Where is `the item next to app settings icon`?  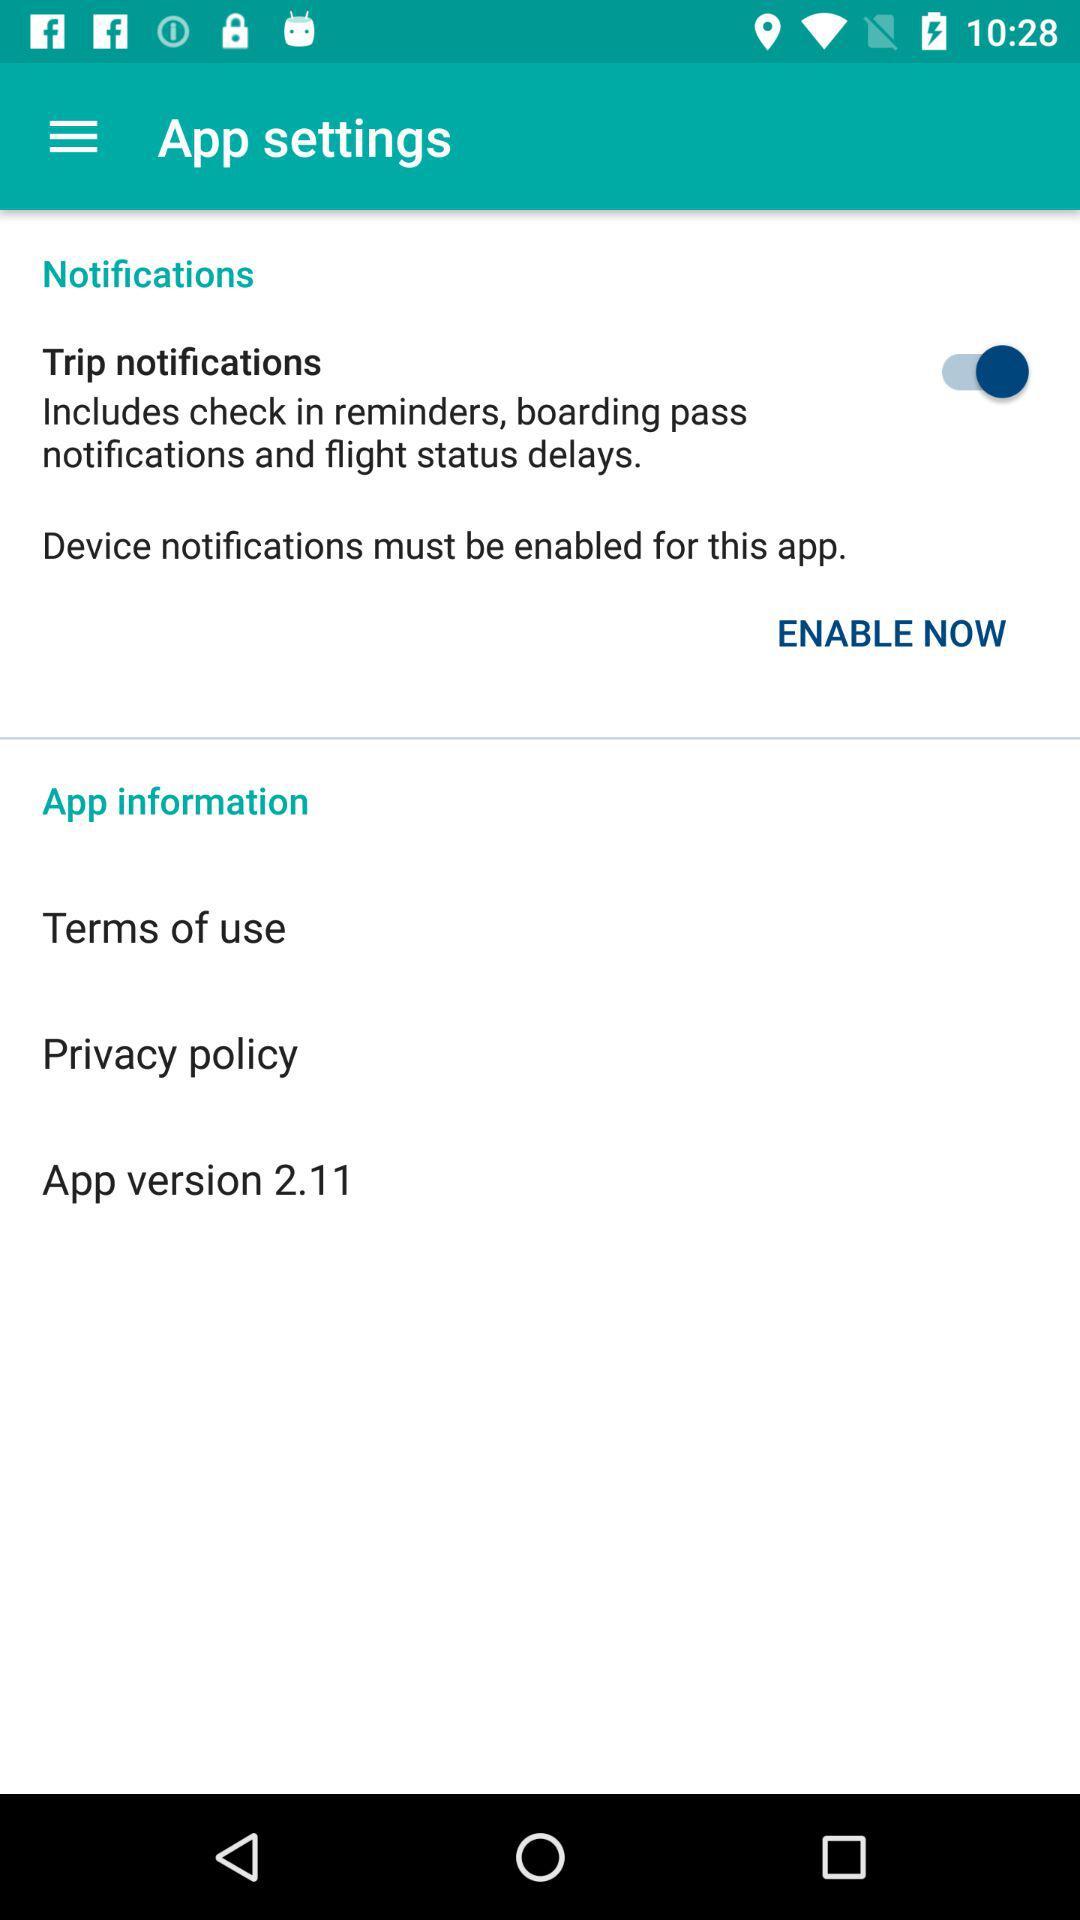
the item next to app settings icon is located at coordinates (72, 135).